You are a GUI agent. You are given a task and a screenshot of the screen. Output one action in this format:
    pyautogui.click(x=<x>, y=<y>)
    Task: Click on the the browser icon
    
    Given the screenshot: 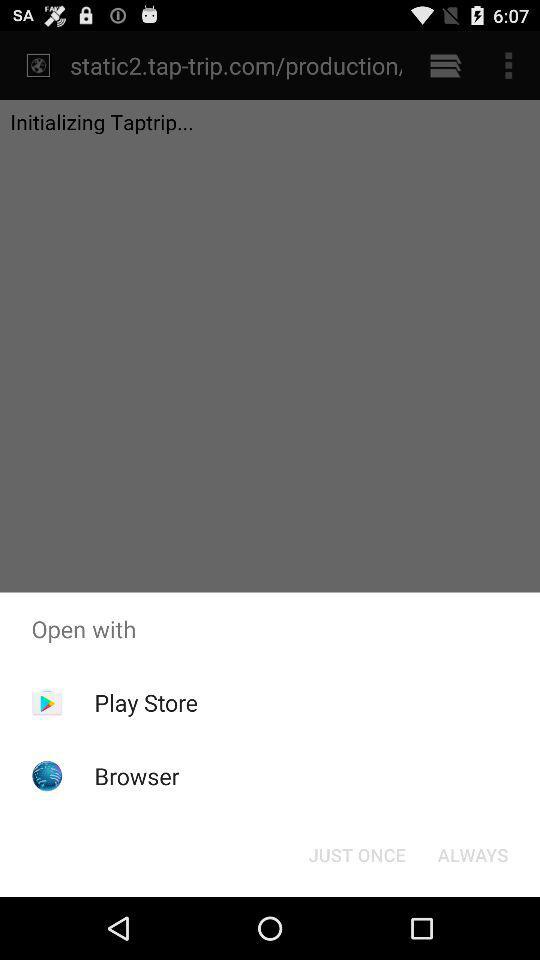 What is the action you would take?
    pyautogui.click(x=136, y=775)
    